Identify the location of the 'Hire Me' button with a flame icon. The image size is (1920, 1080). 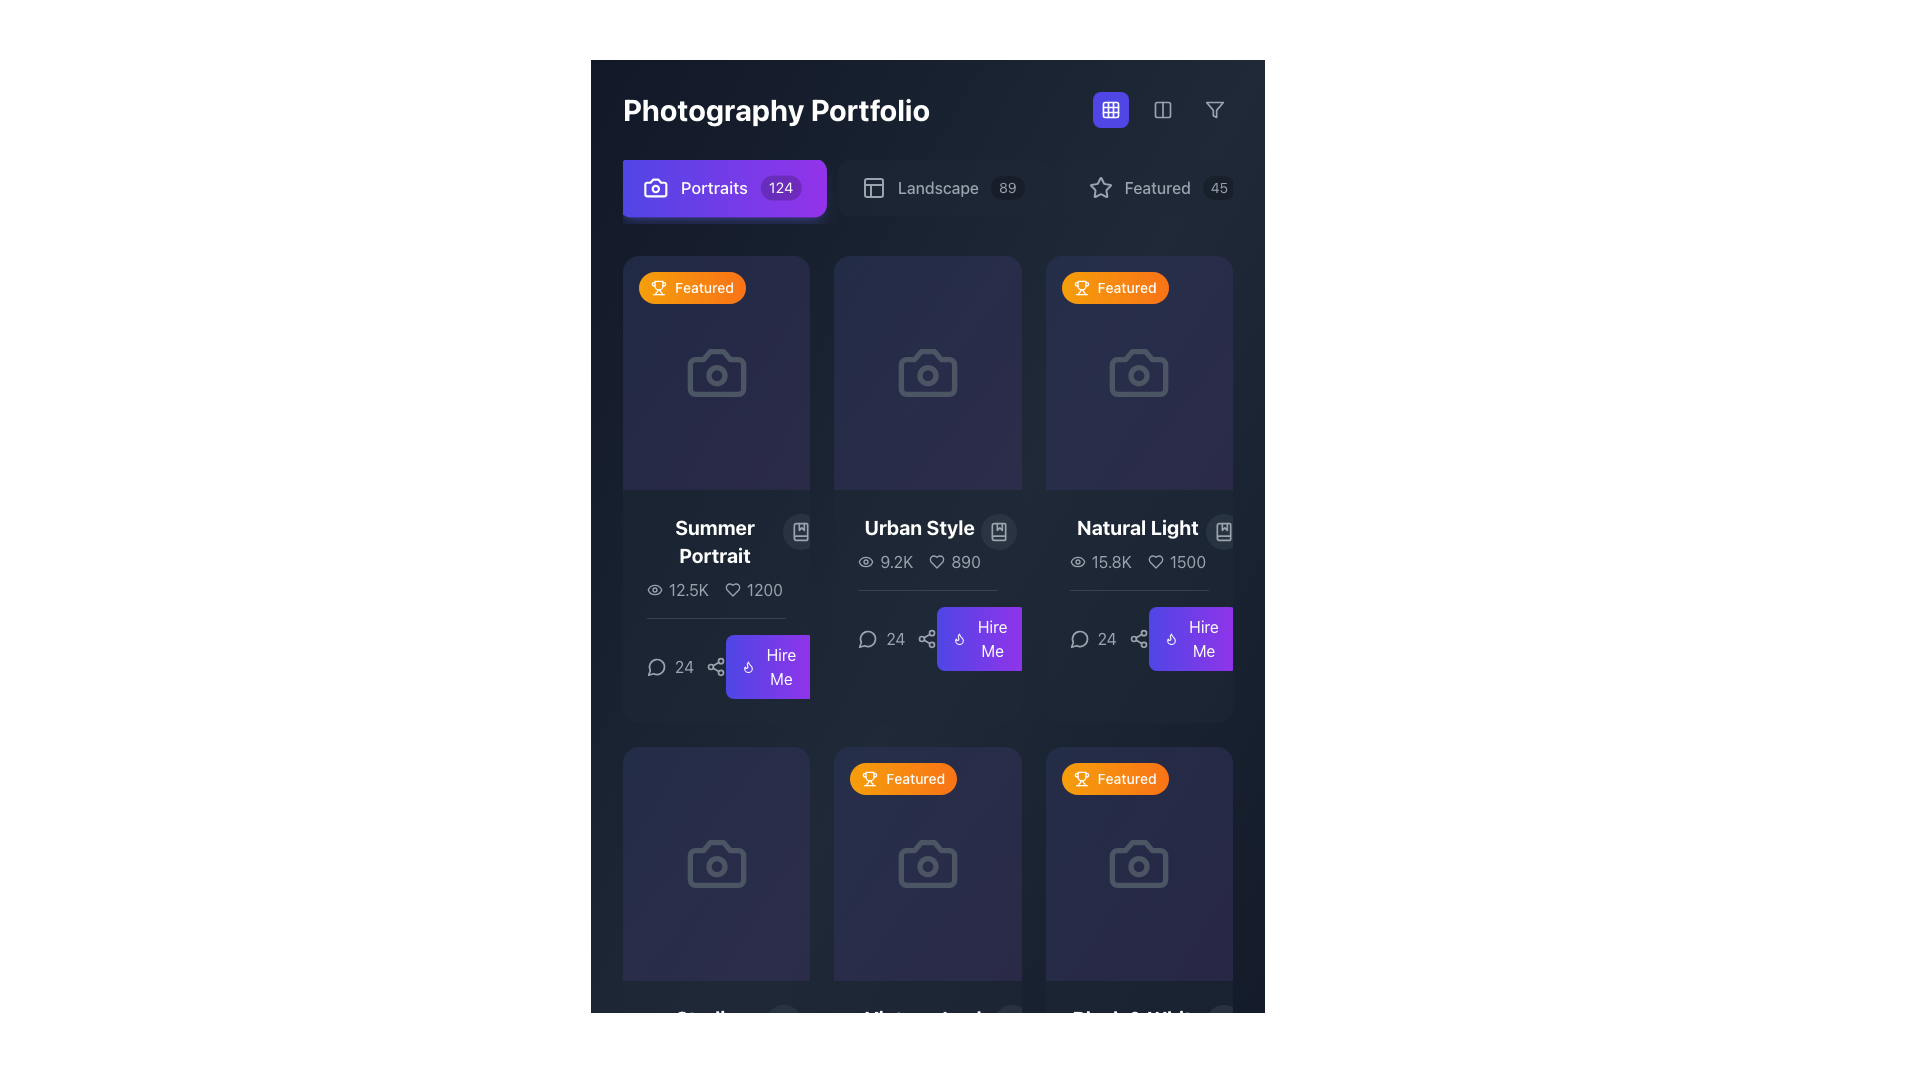
(769, 667).